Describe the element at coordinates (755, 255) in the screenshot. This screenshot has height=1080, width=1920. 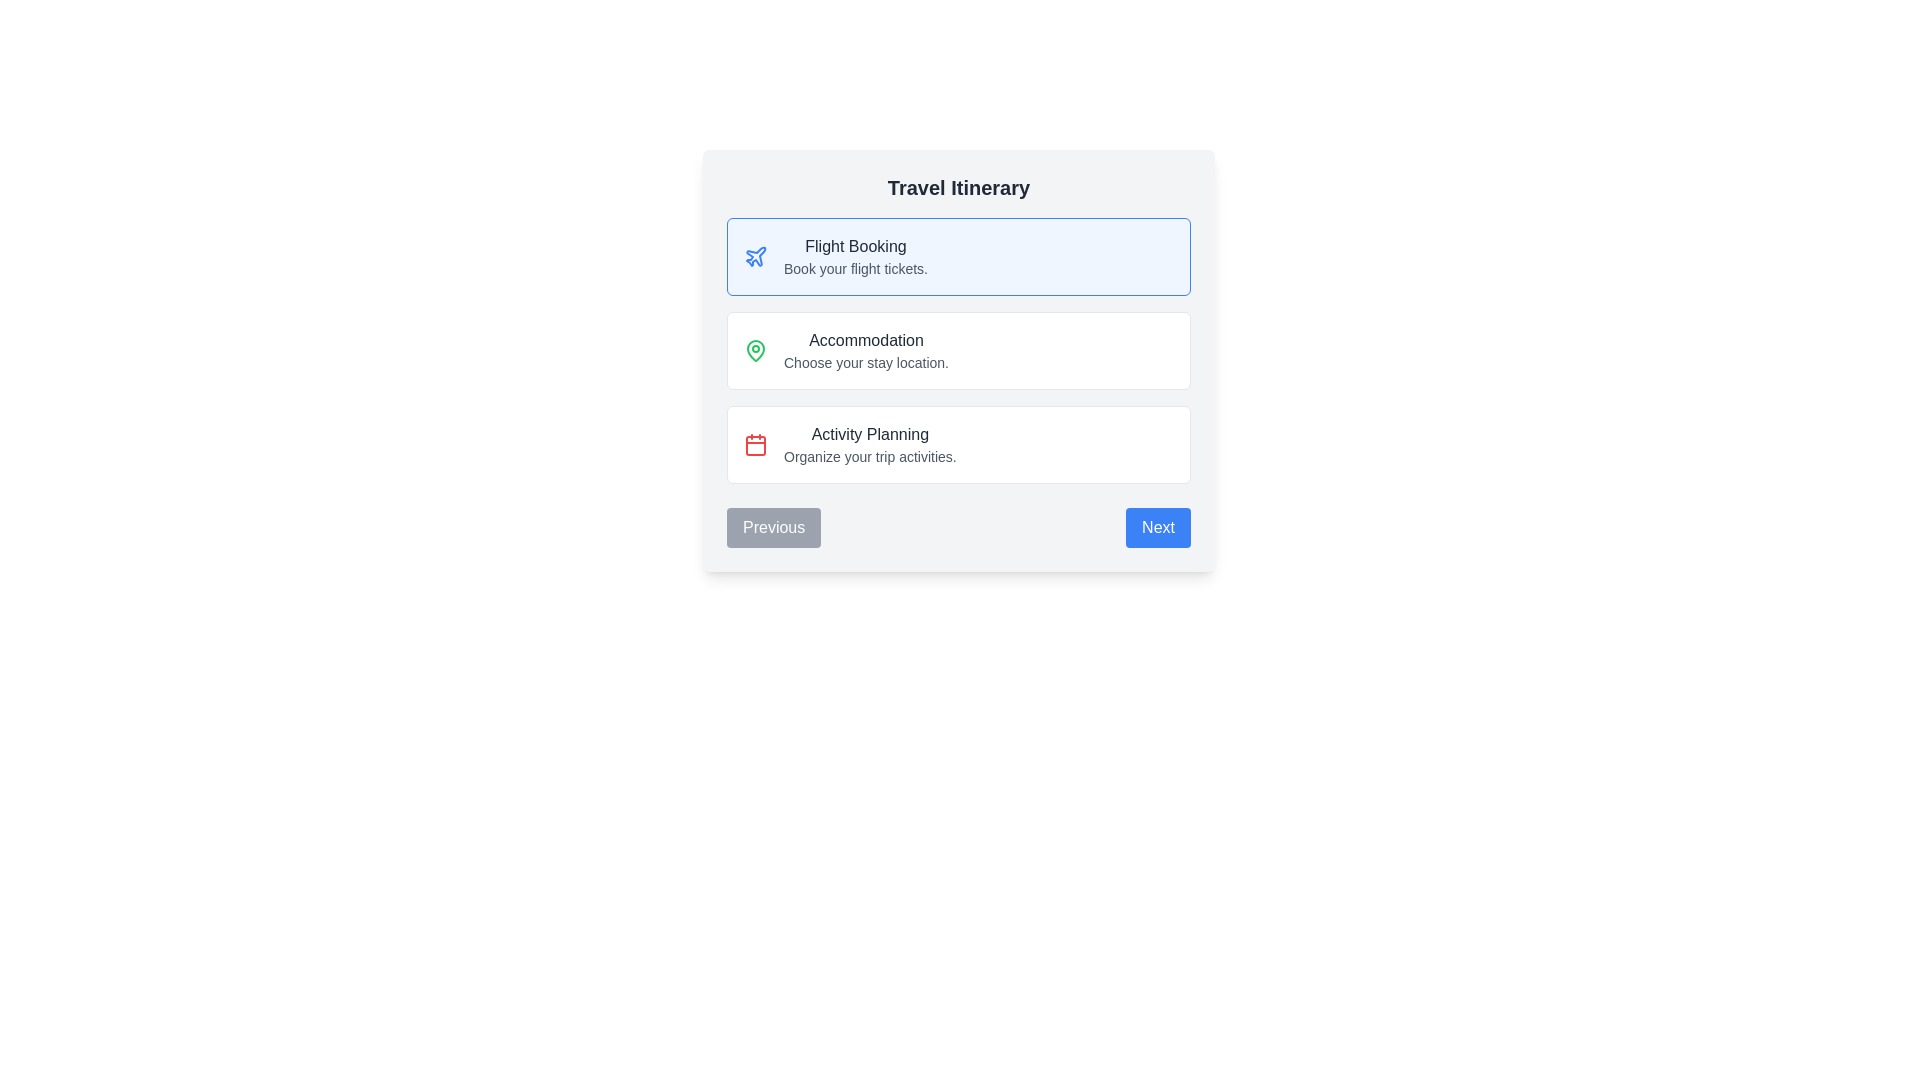
I see `the airplane icon representing the 'Flight Booking' section located at the top of the central panel` at that location.